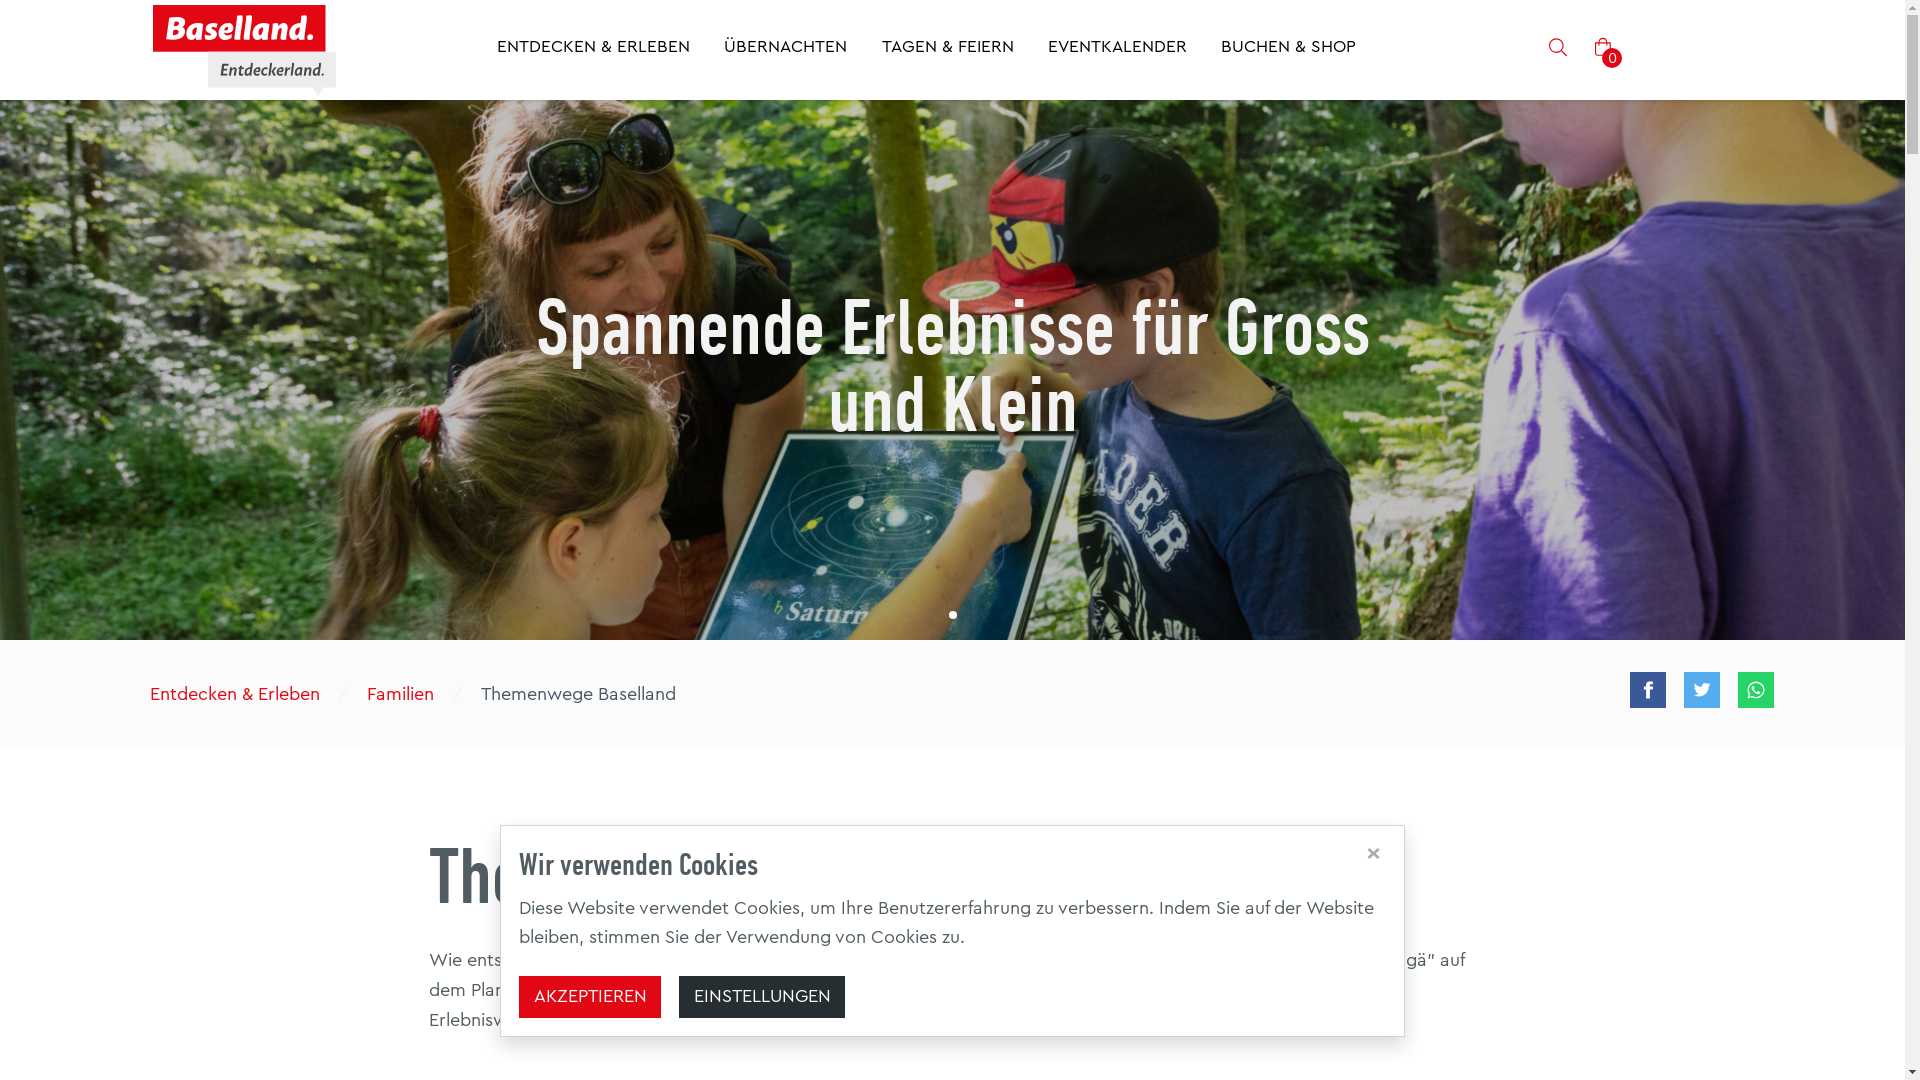 The width and height of the screenshot is (1920, 1080). Describe the element at coordinates (589, 997) in the screenshot. I see `'AKZEPTIEREN'` at that location.